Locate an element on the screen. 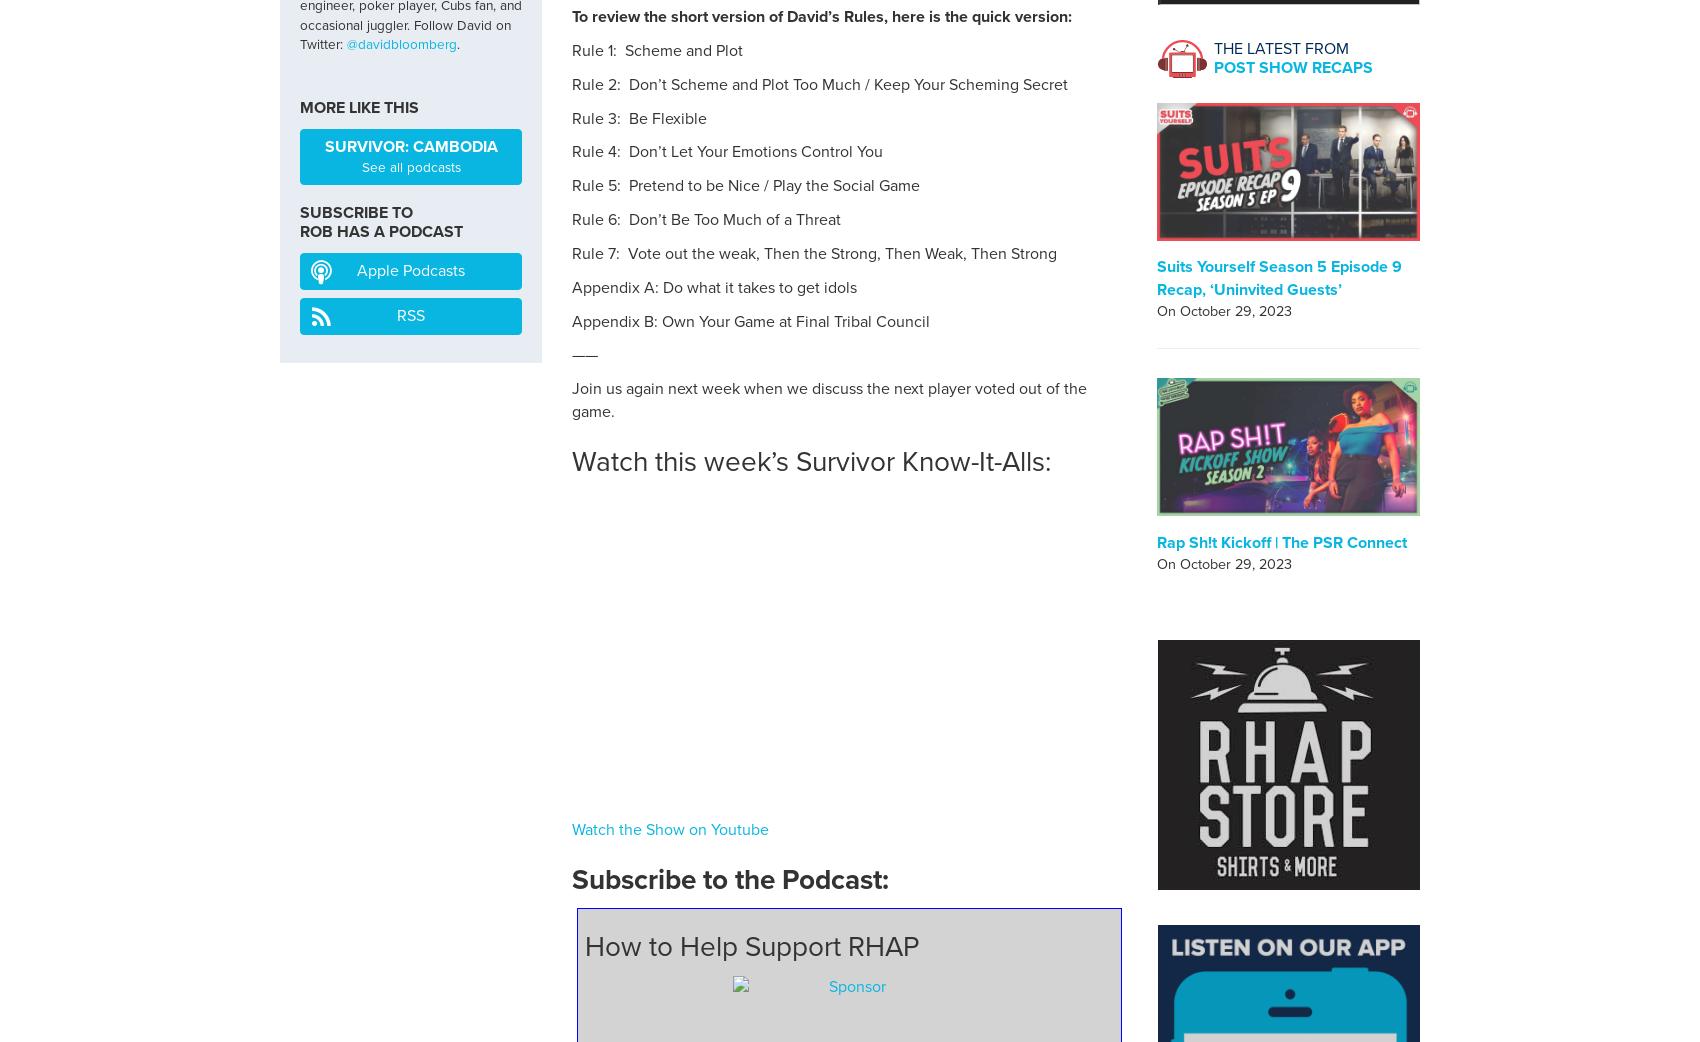  'Rule 1:  Scheme and Plot' is located at coordinates (657, 49).